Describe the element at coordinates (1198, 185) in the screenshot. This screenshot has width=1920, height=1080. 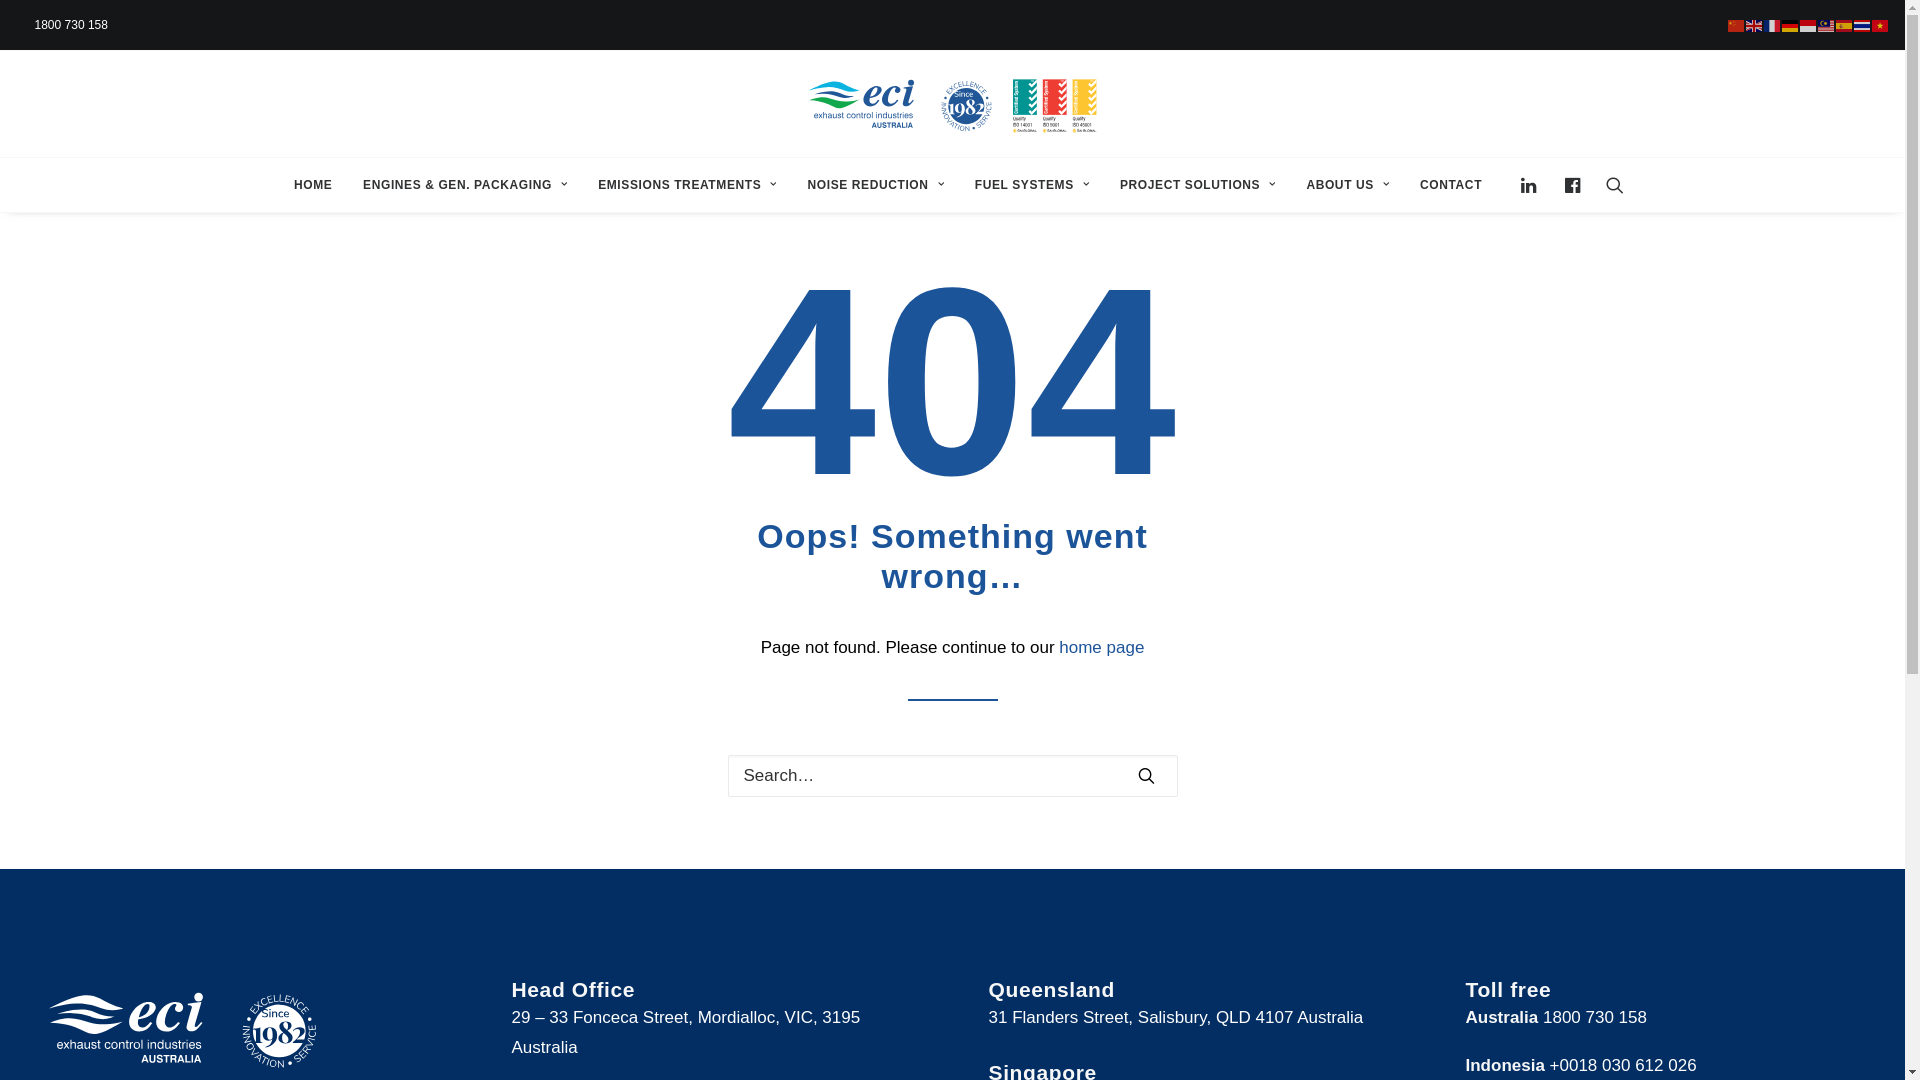
I see `'PROJECT SOLUTIONS'` at that location.